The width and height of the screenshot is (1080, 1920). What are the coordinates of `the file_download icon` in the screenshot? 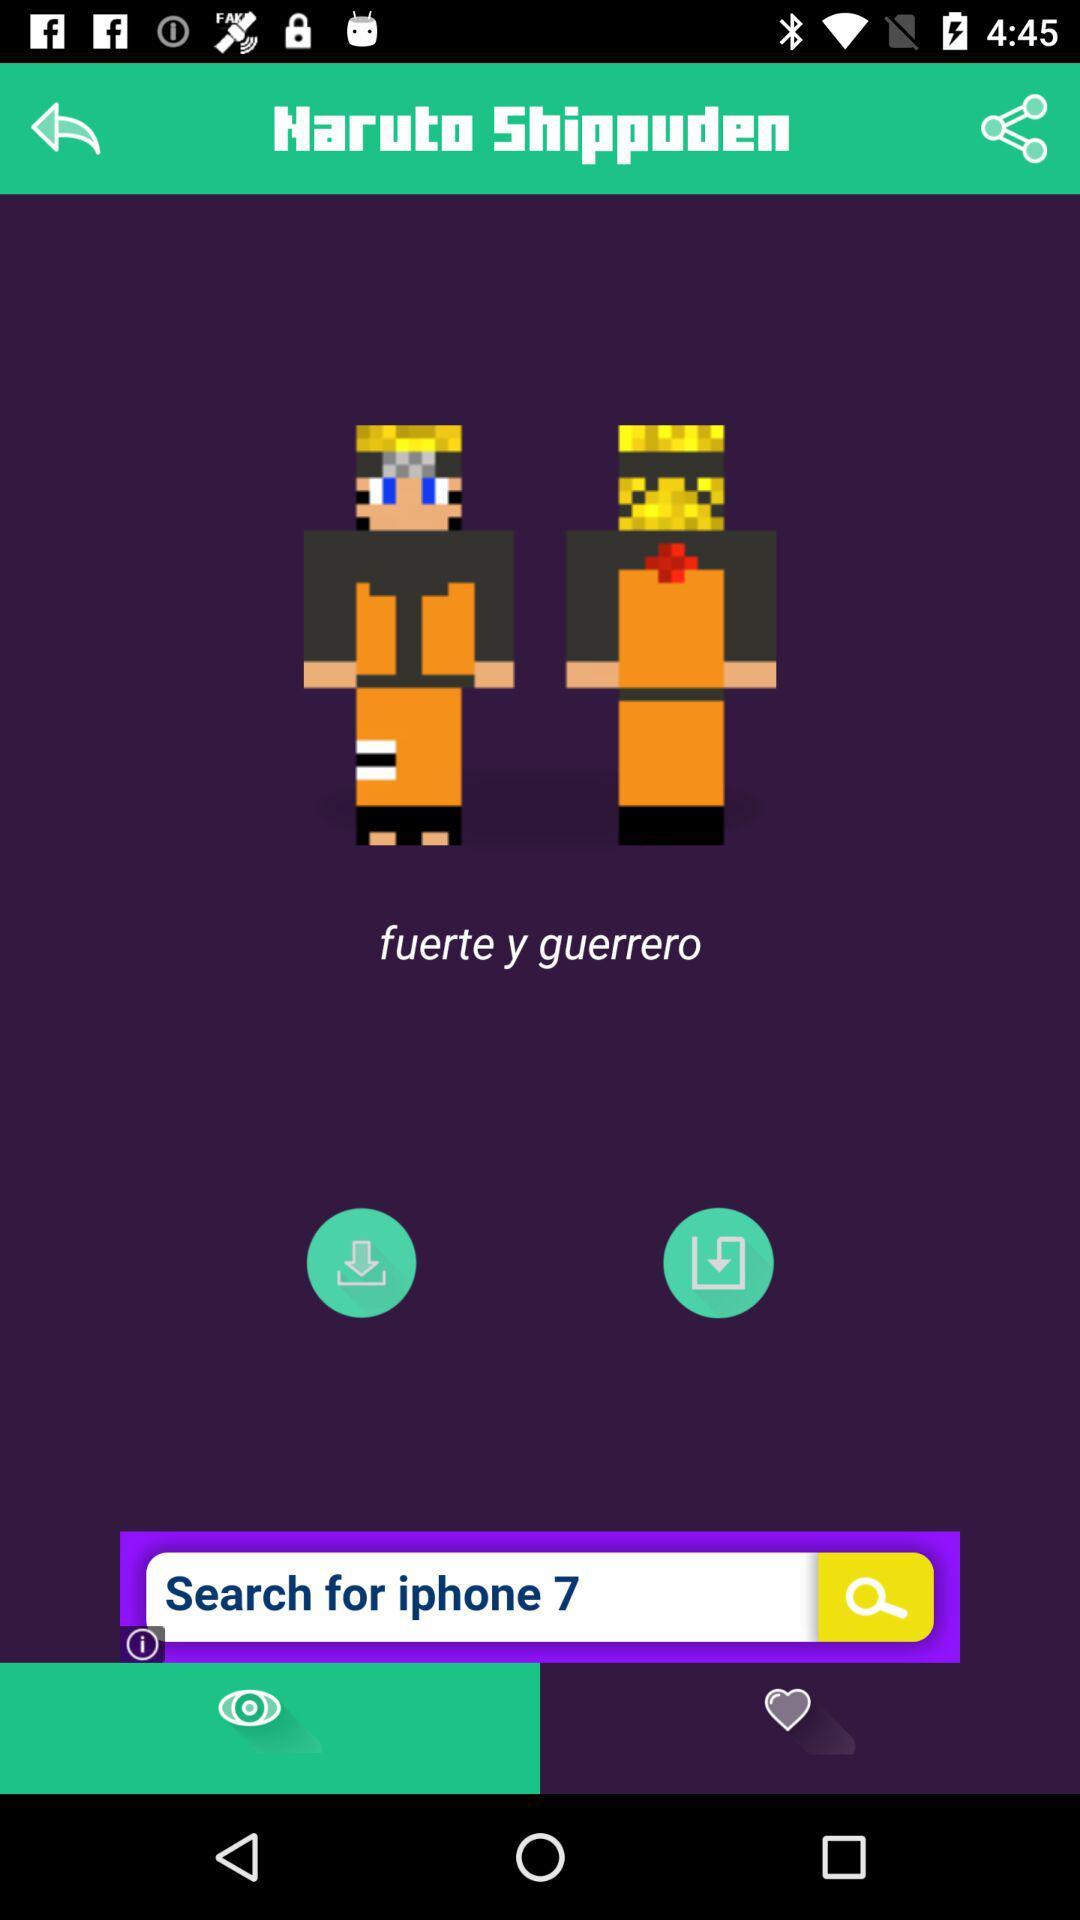 It's located at (361, 1261).